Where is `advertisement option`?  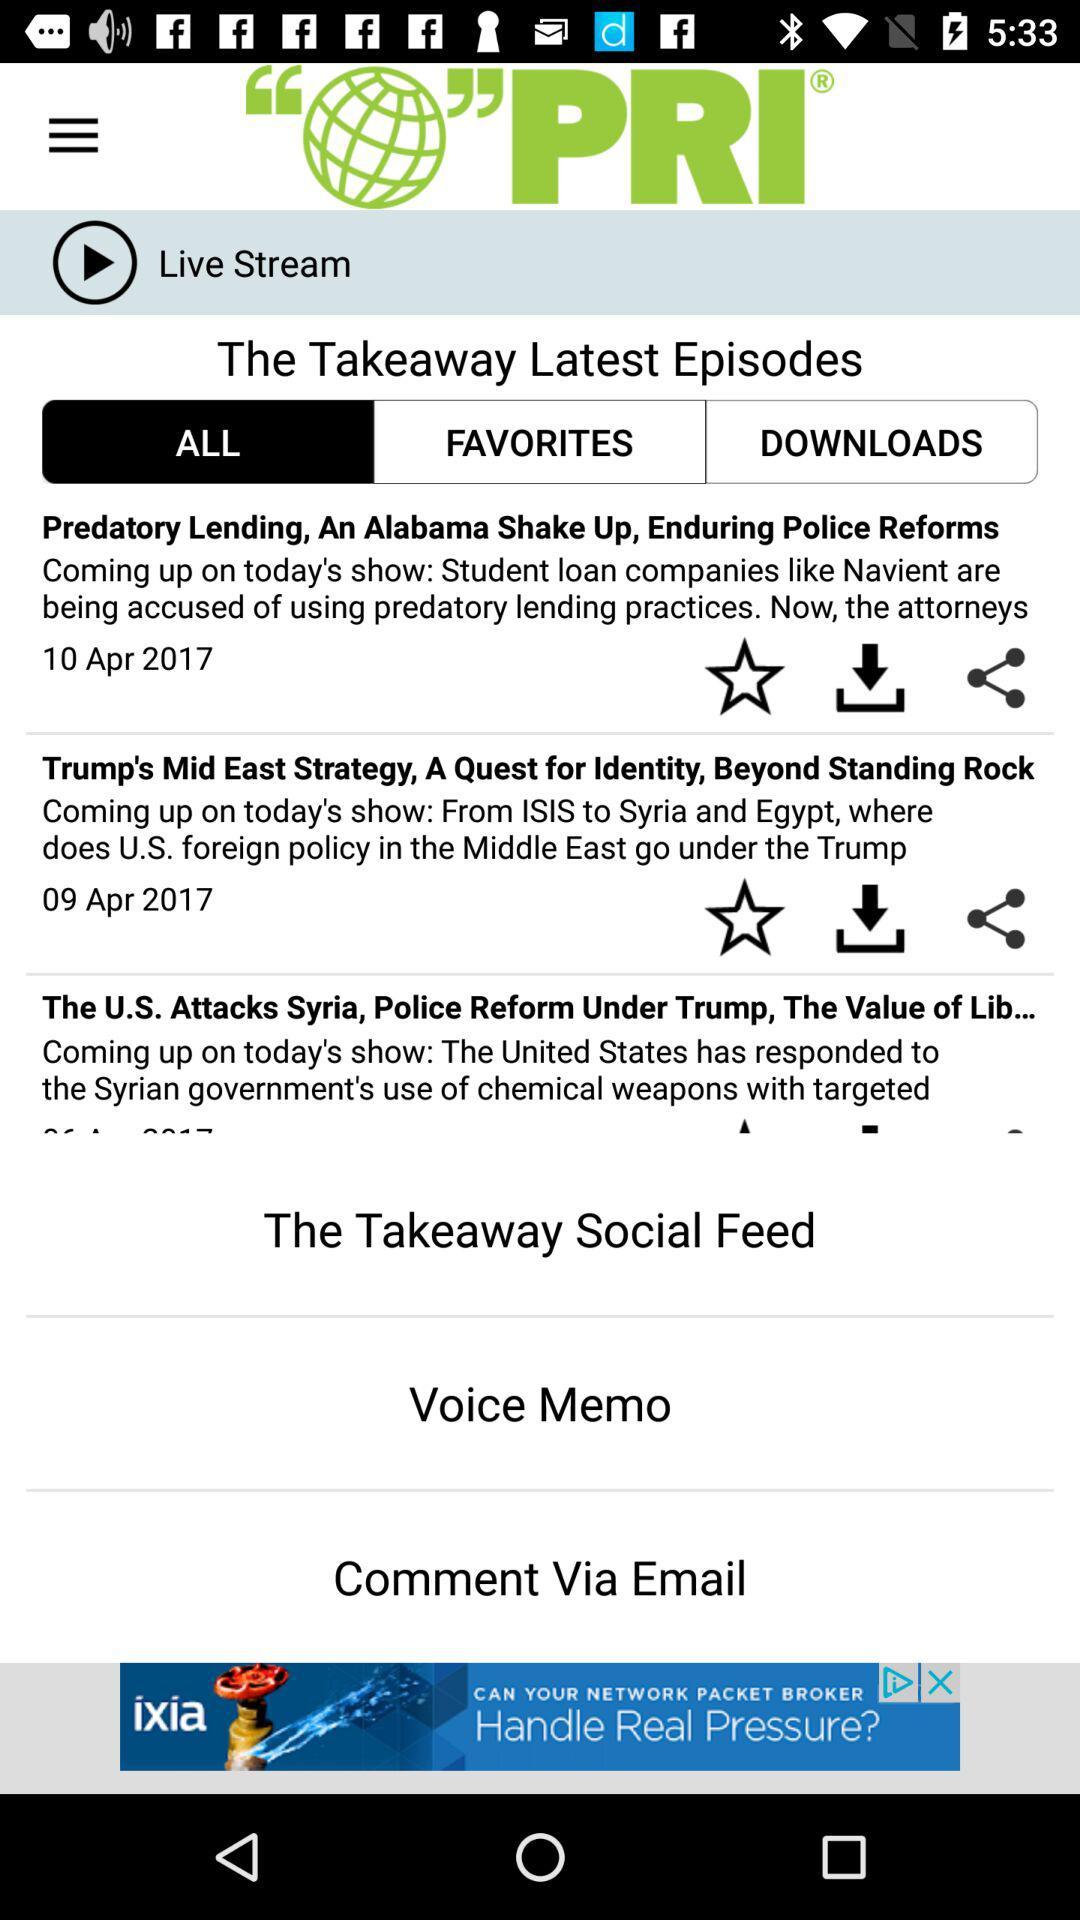 advertisement option is located at coordinates (540, 1727).